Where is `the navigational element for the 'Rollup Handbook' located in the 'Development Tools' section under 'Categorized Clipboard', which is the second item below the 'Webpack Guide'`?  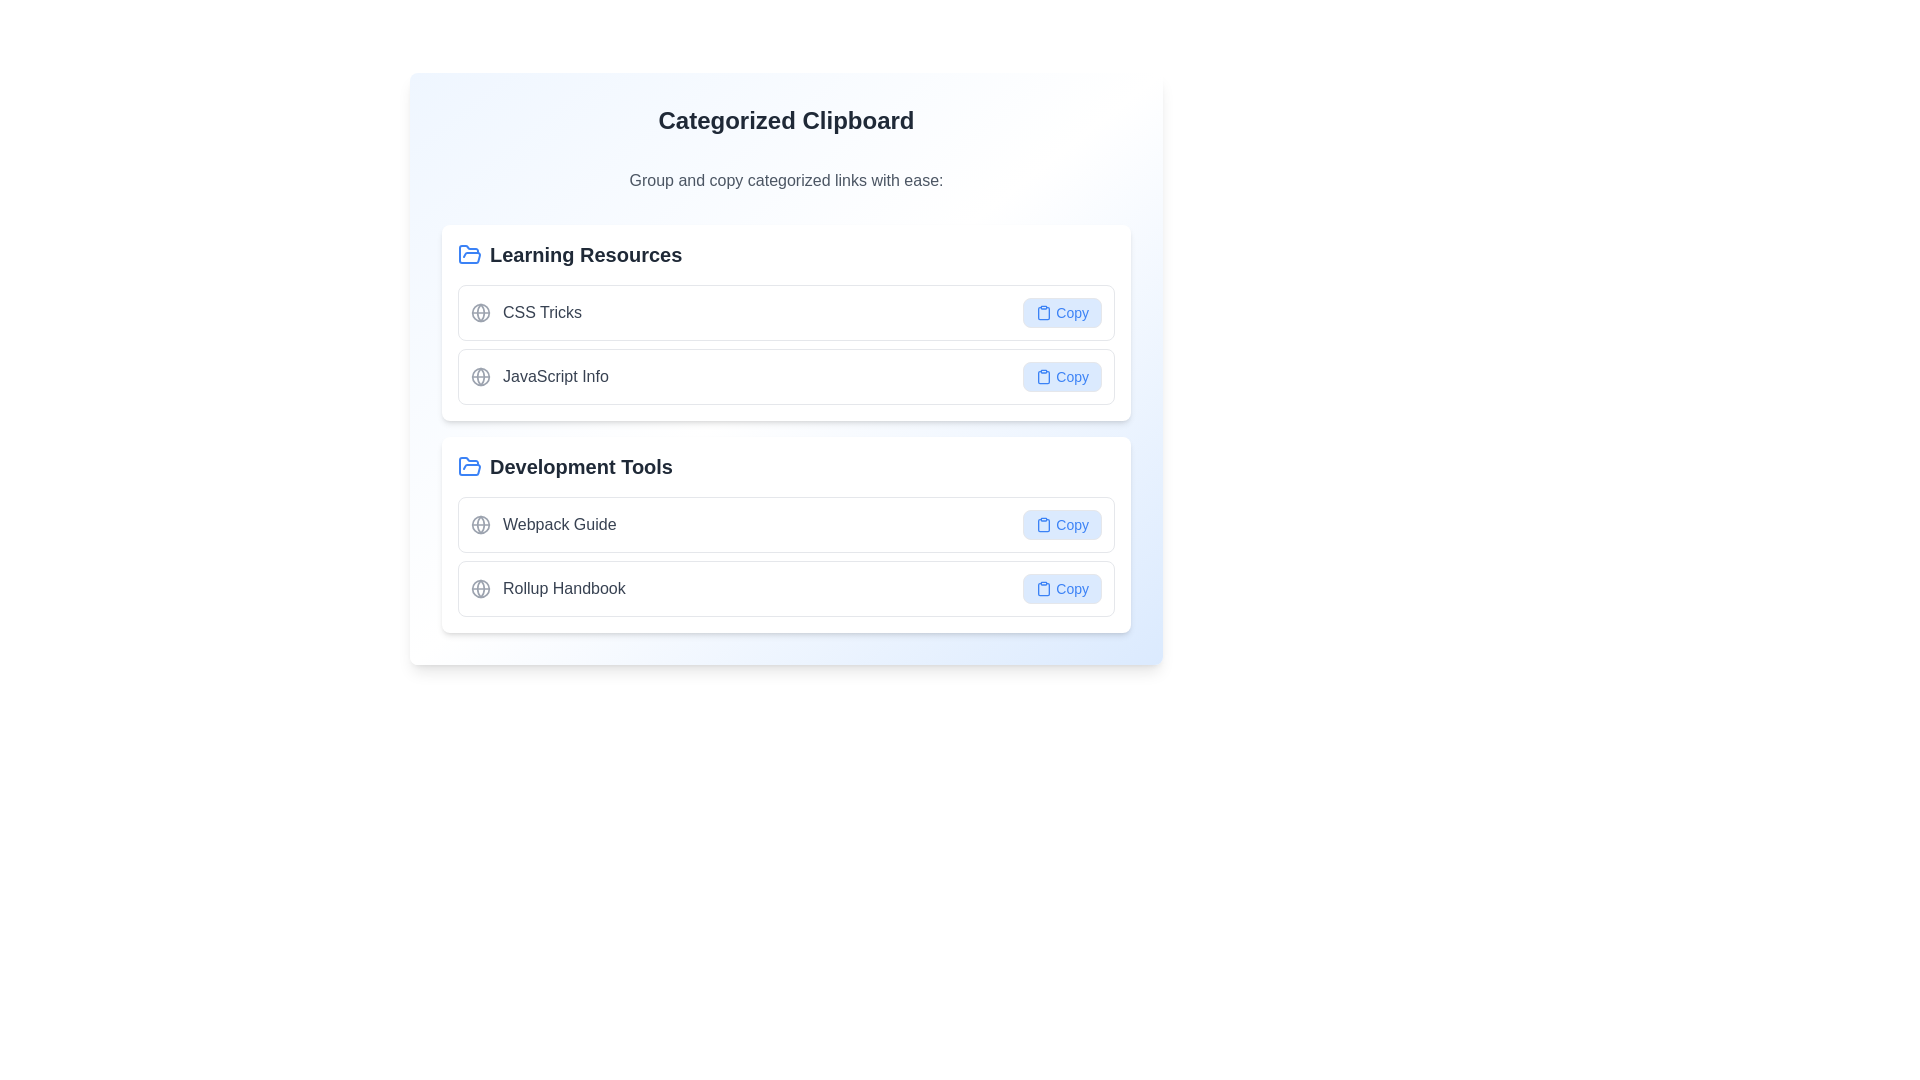
the navigational element for the 'Rollup Handbook' located in the 'Development Tools' section under 'Categorized Clipboard', which is the second item below the 'Webpack Guide' is located at coordinates (548, 588).